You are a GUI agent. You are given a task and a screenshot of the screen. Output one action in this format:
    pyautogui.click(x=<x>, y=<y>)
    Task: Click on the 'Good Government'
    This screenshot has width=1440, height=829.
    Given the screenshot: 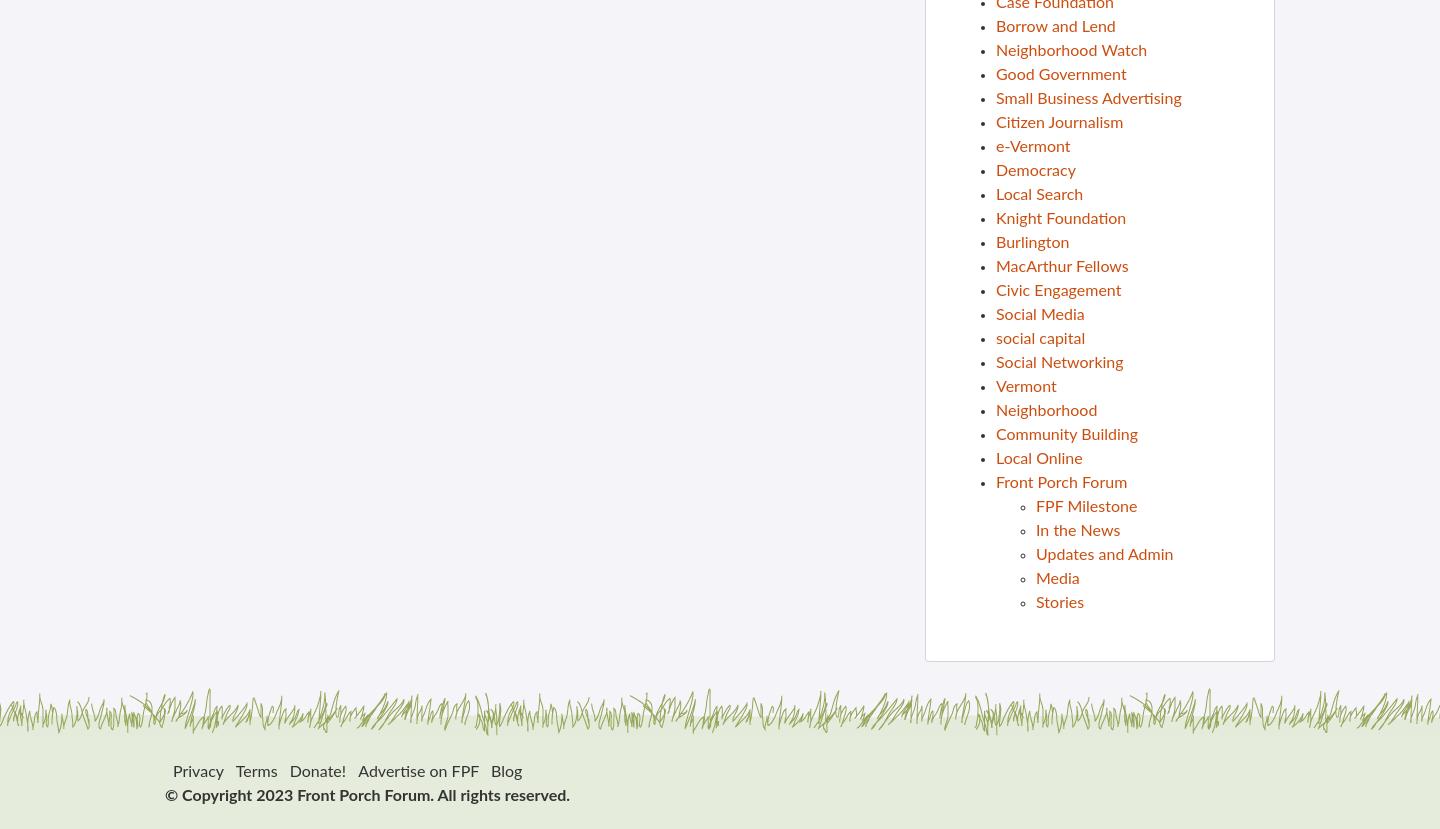 What is the action you would take?
    pyautogui.click(x=995, y=73)
    